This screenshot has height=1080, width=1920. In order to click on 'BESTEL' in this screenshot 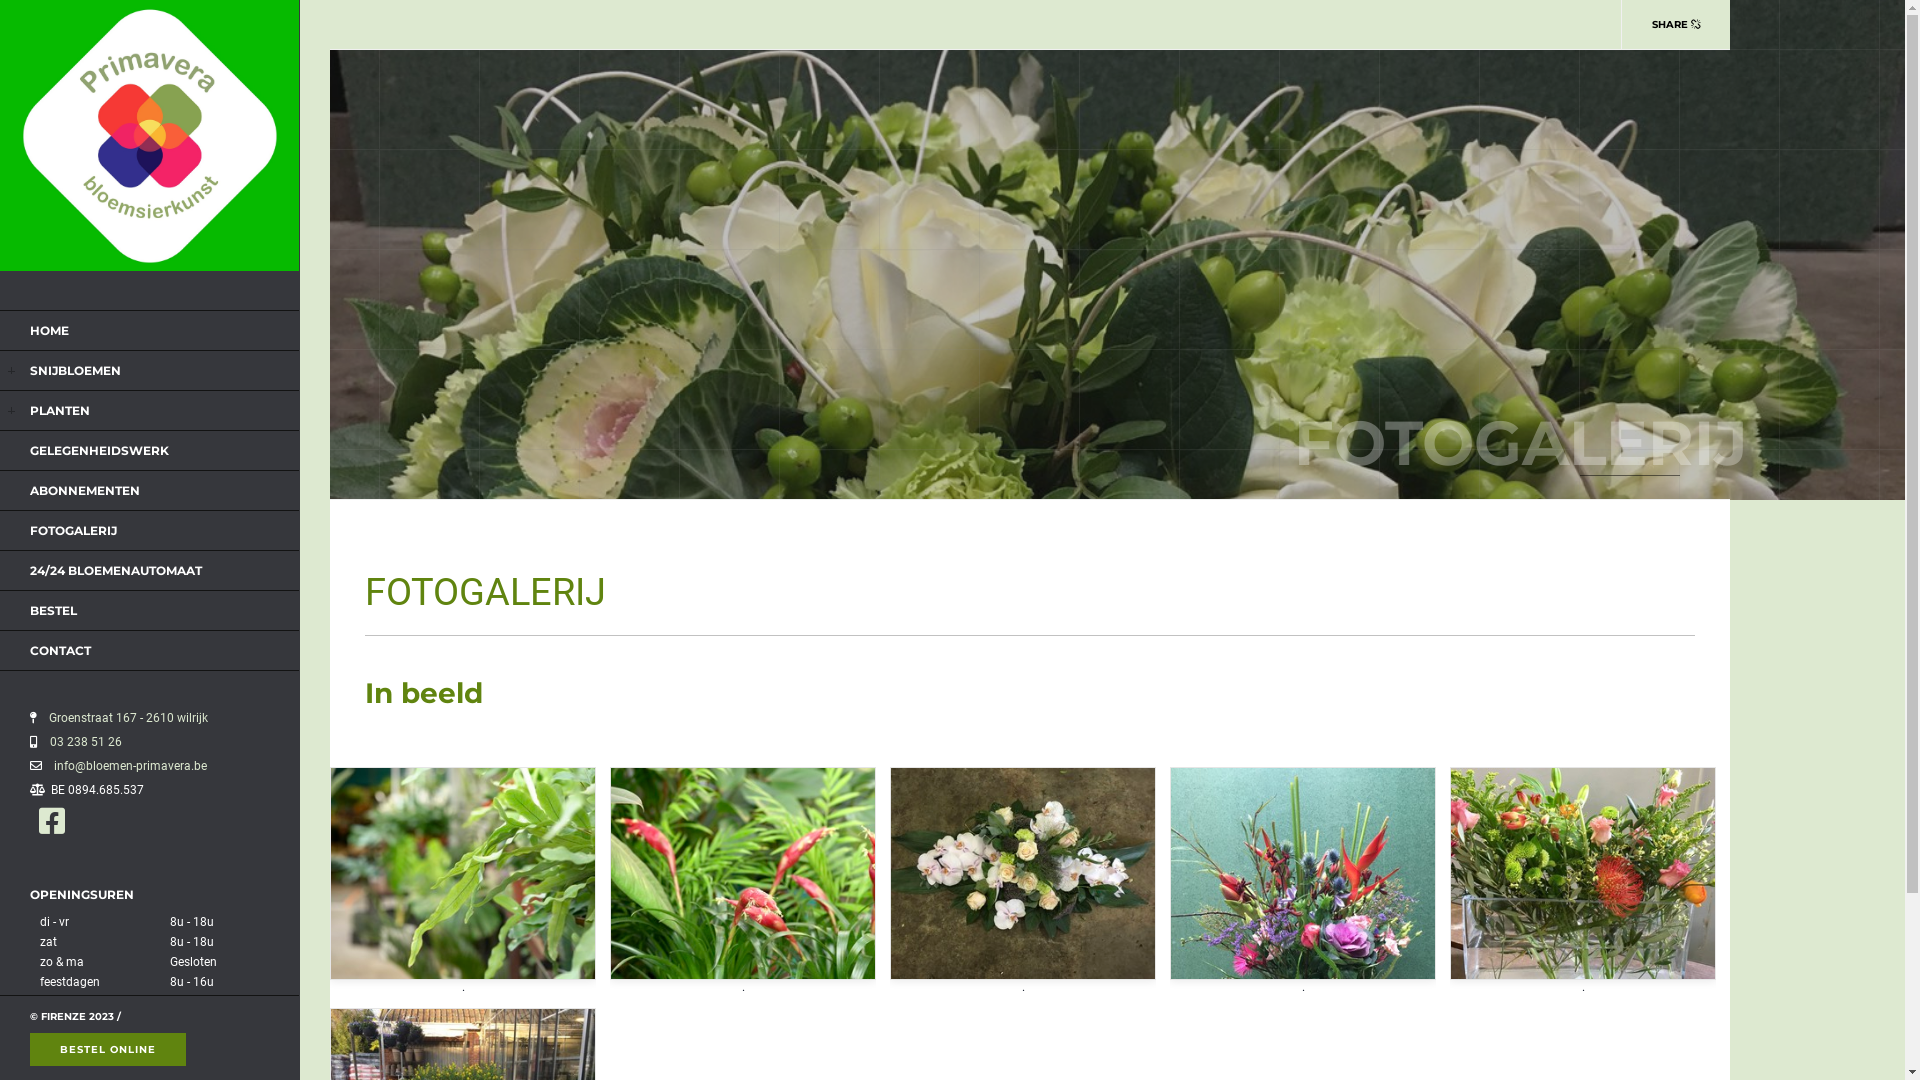, I will do `click(53, 609)`.